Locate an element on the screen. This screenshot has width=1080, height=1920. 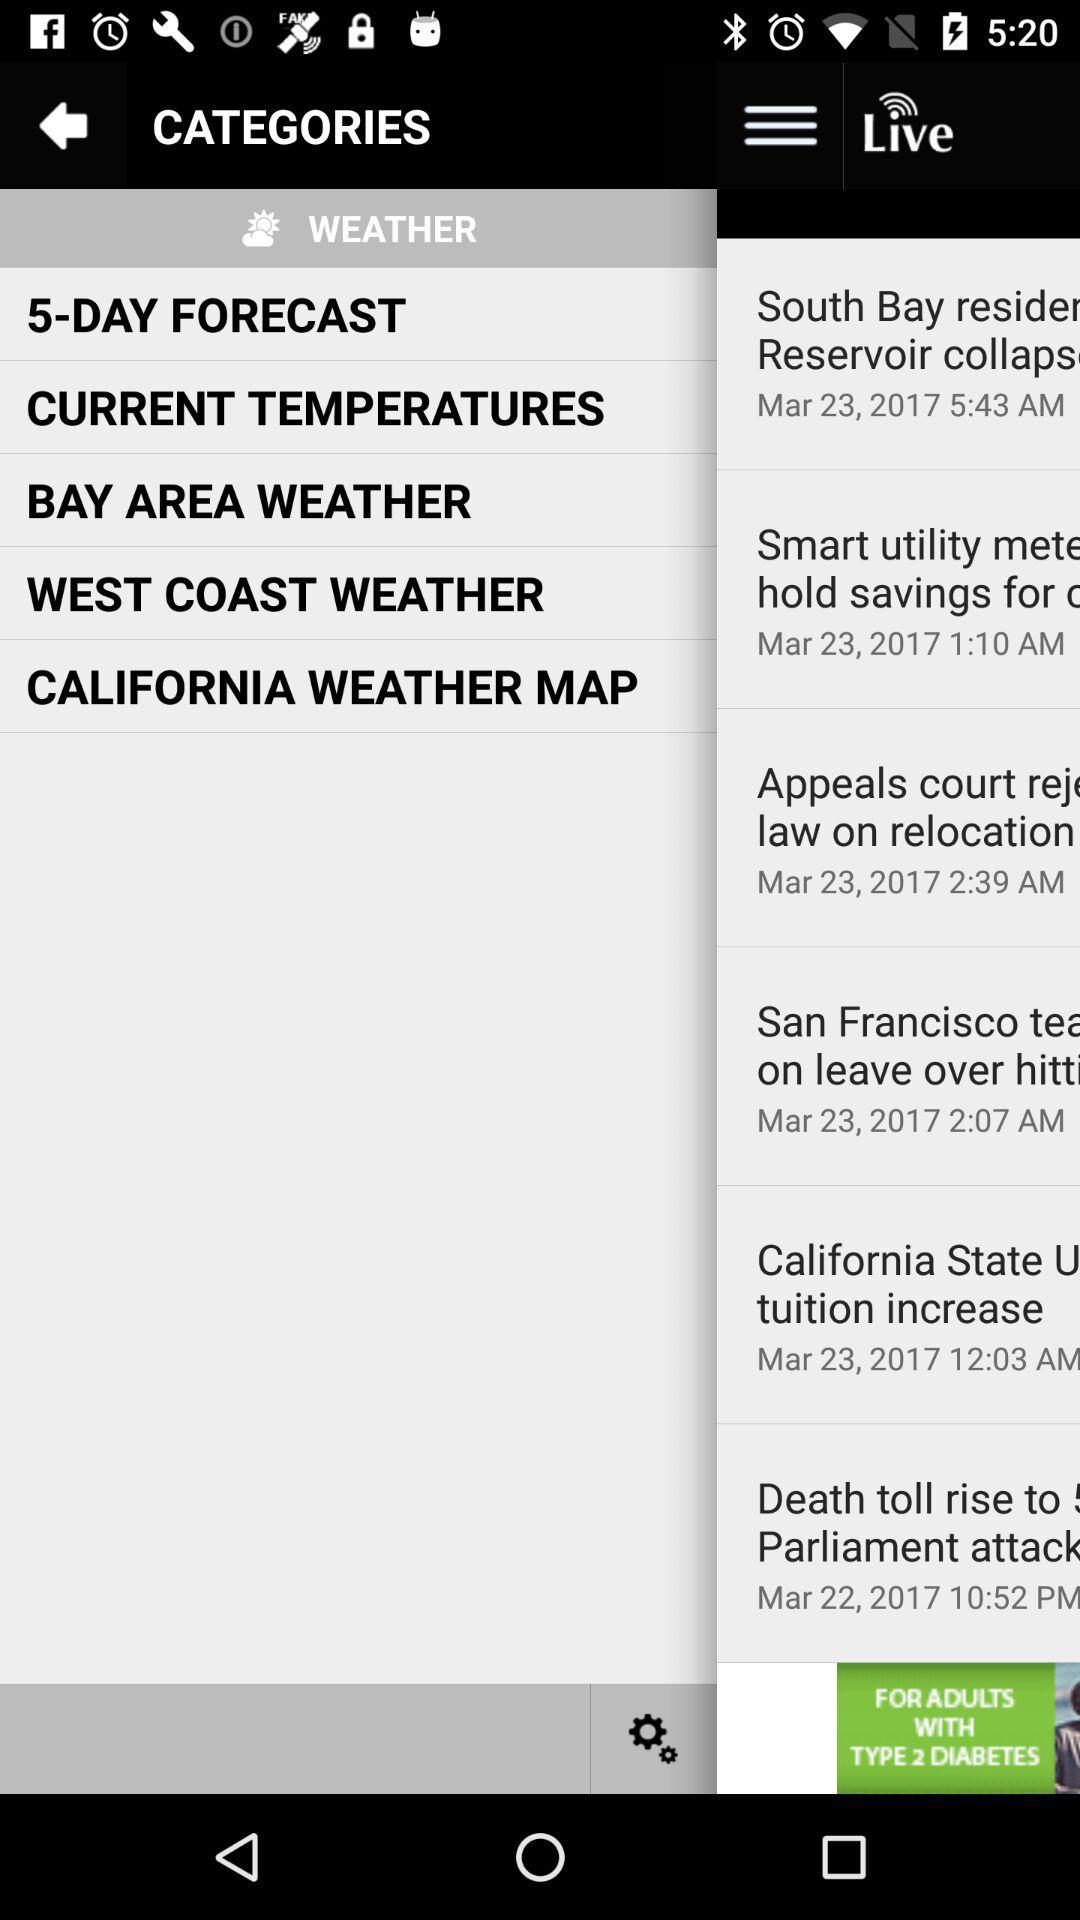
settings button is located at coordinates (654, 1737).